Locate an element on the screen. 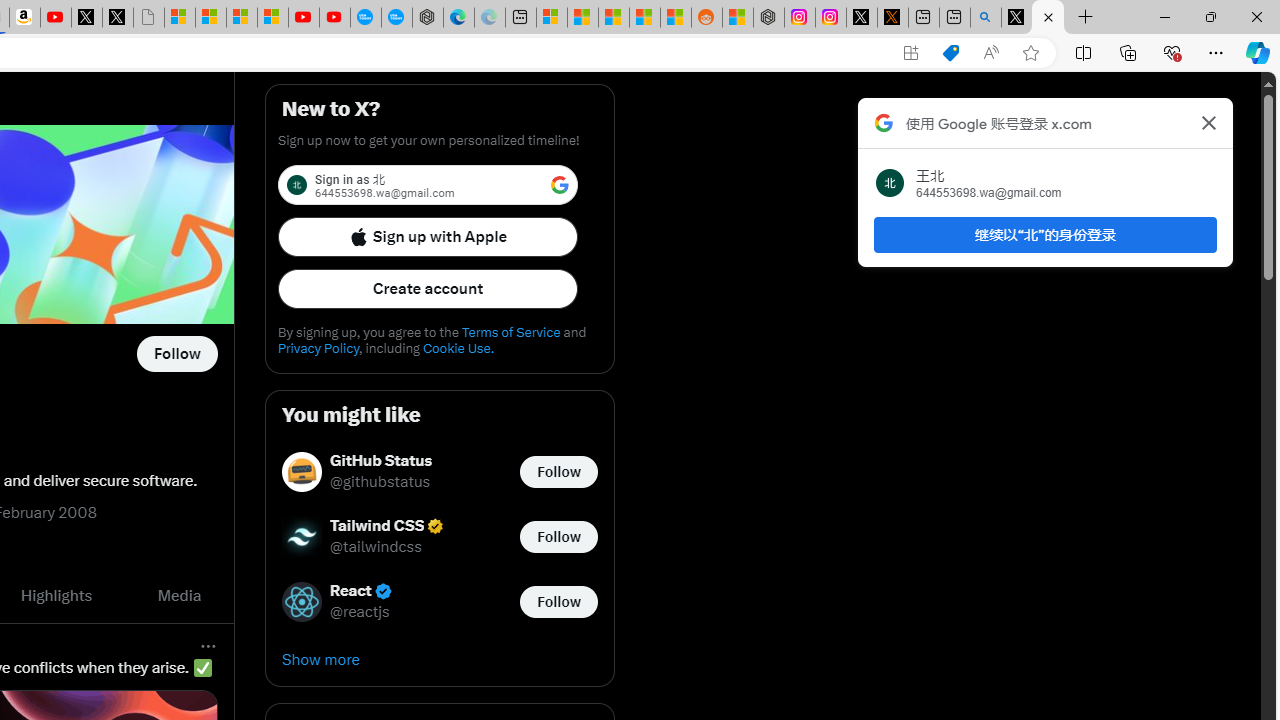 The height and width of the screenshot is (720, 1280). '@githubstatus' is located at coordinates (380, 482).